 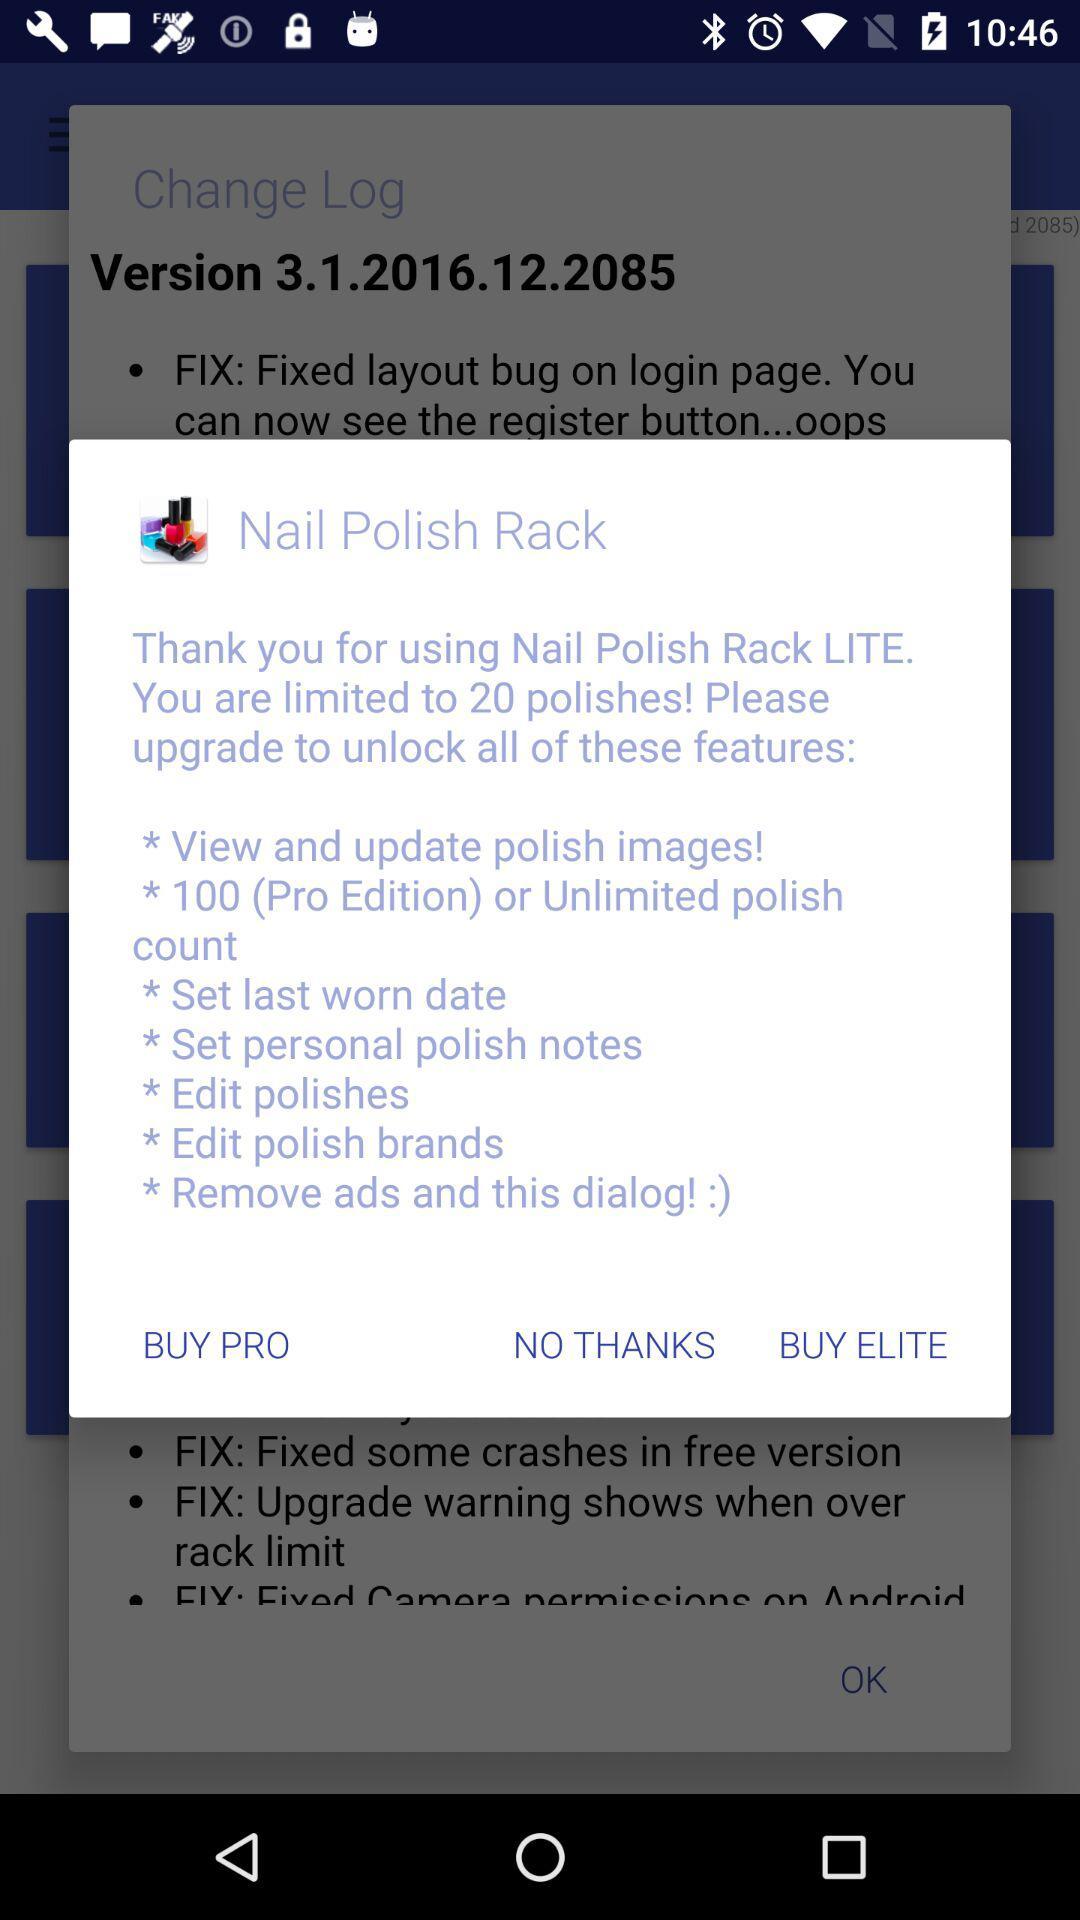 What do you see at coordinates (216, 1344) in the screenshot?
I see `buy pro` at bounding box center [216, 1344].